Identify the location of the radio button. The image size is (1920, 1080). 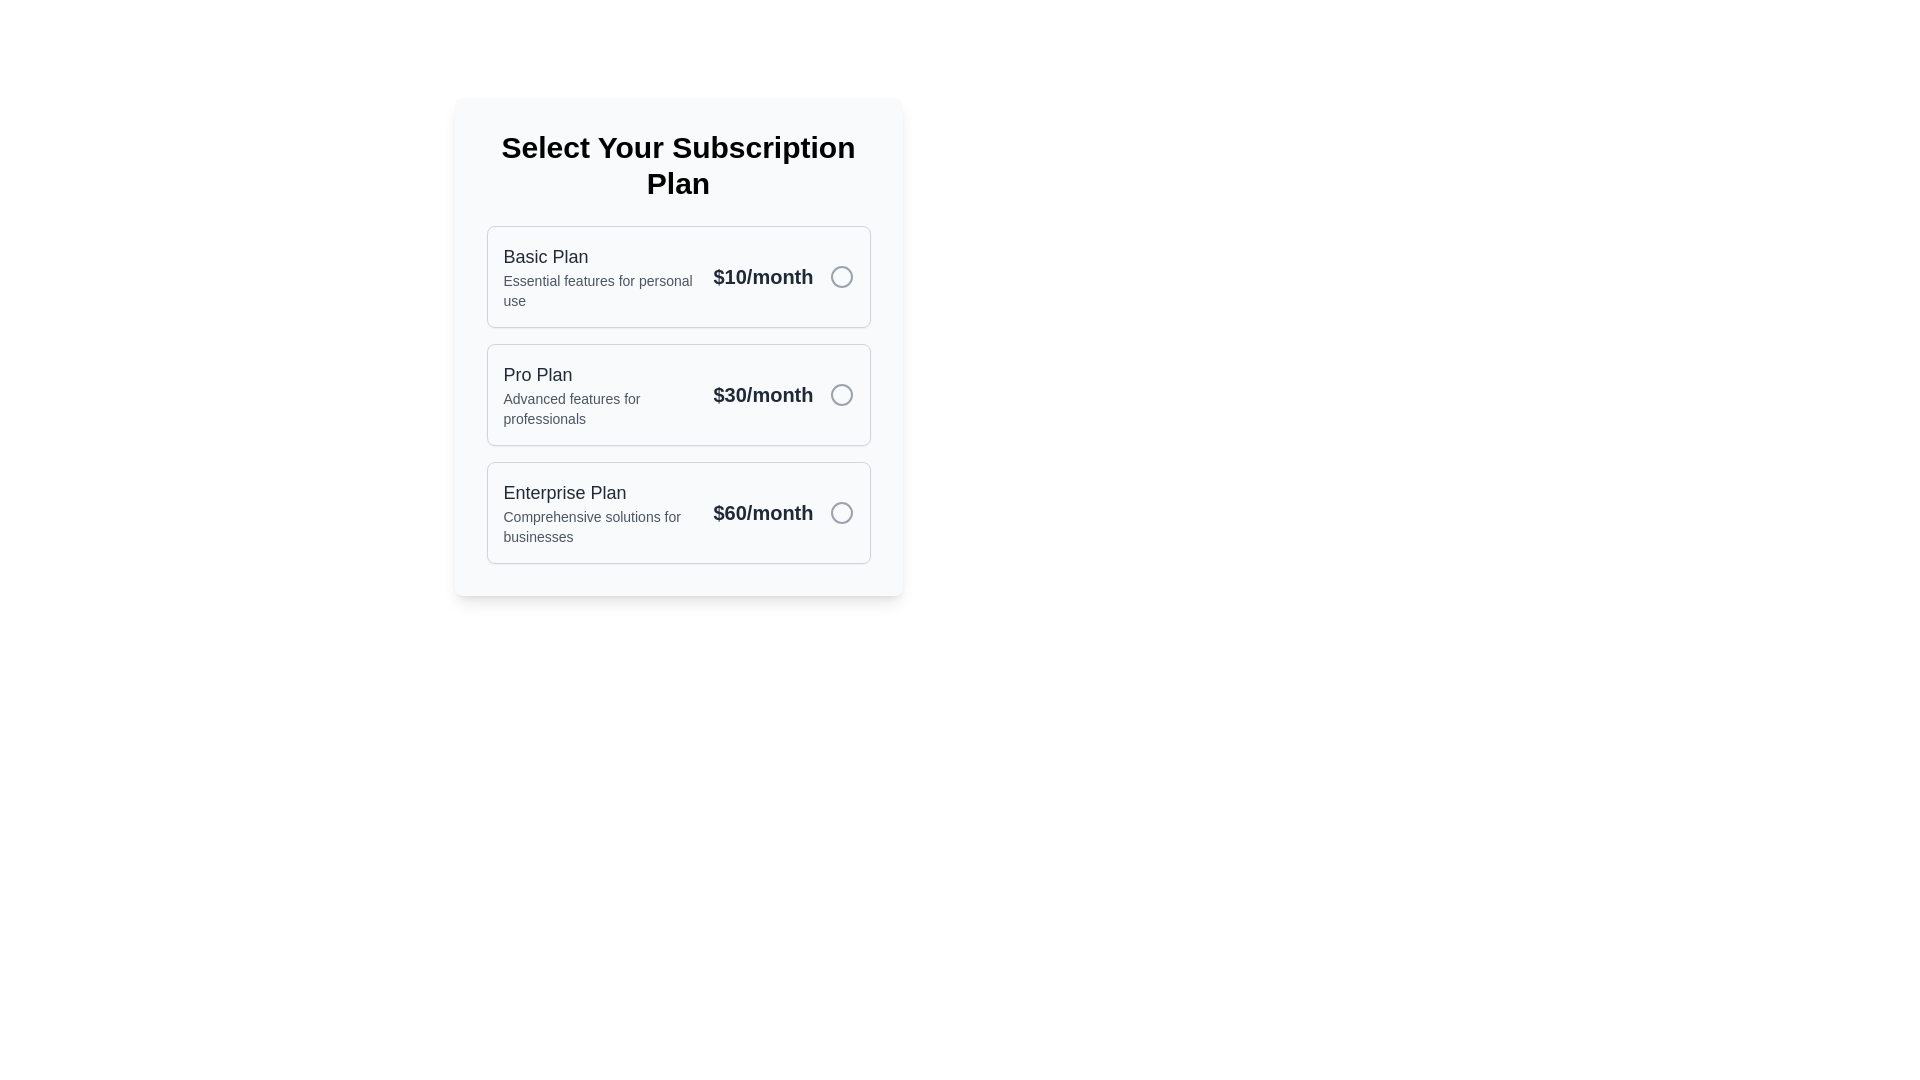
(678, 394).